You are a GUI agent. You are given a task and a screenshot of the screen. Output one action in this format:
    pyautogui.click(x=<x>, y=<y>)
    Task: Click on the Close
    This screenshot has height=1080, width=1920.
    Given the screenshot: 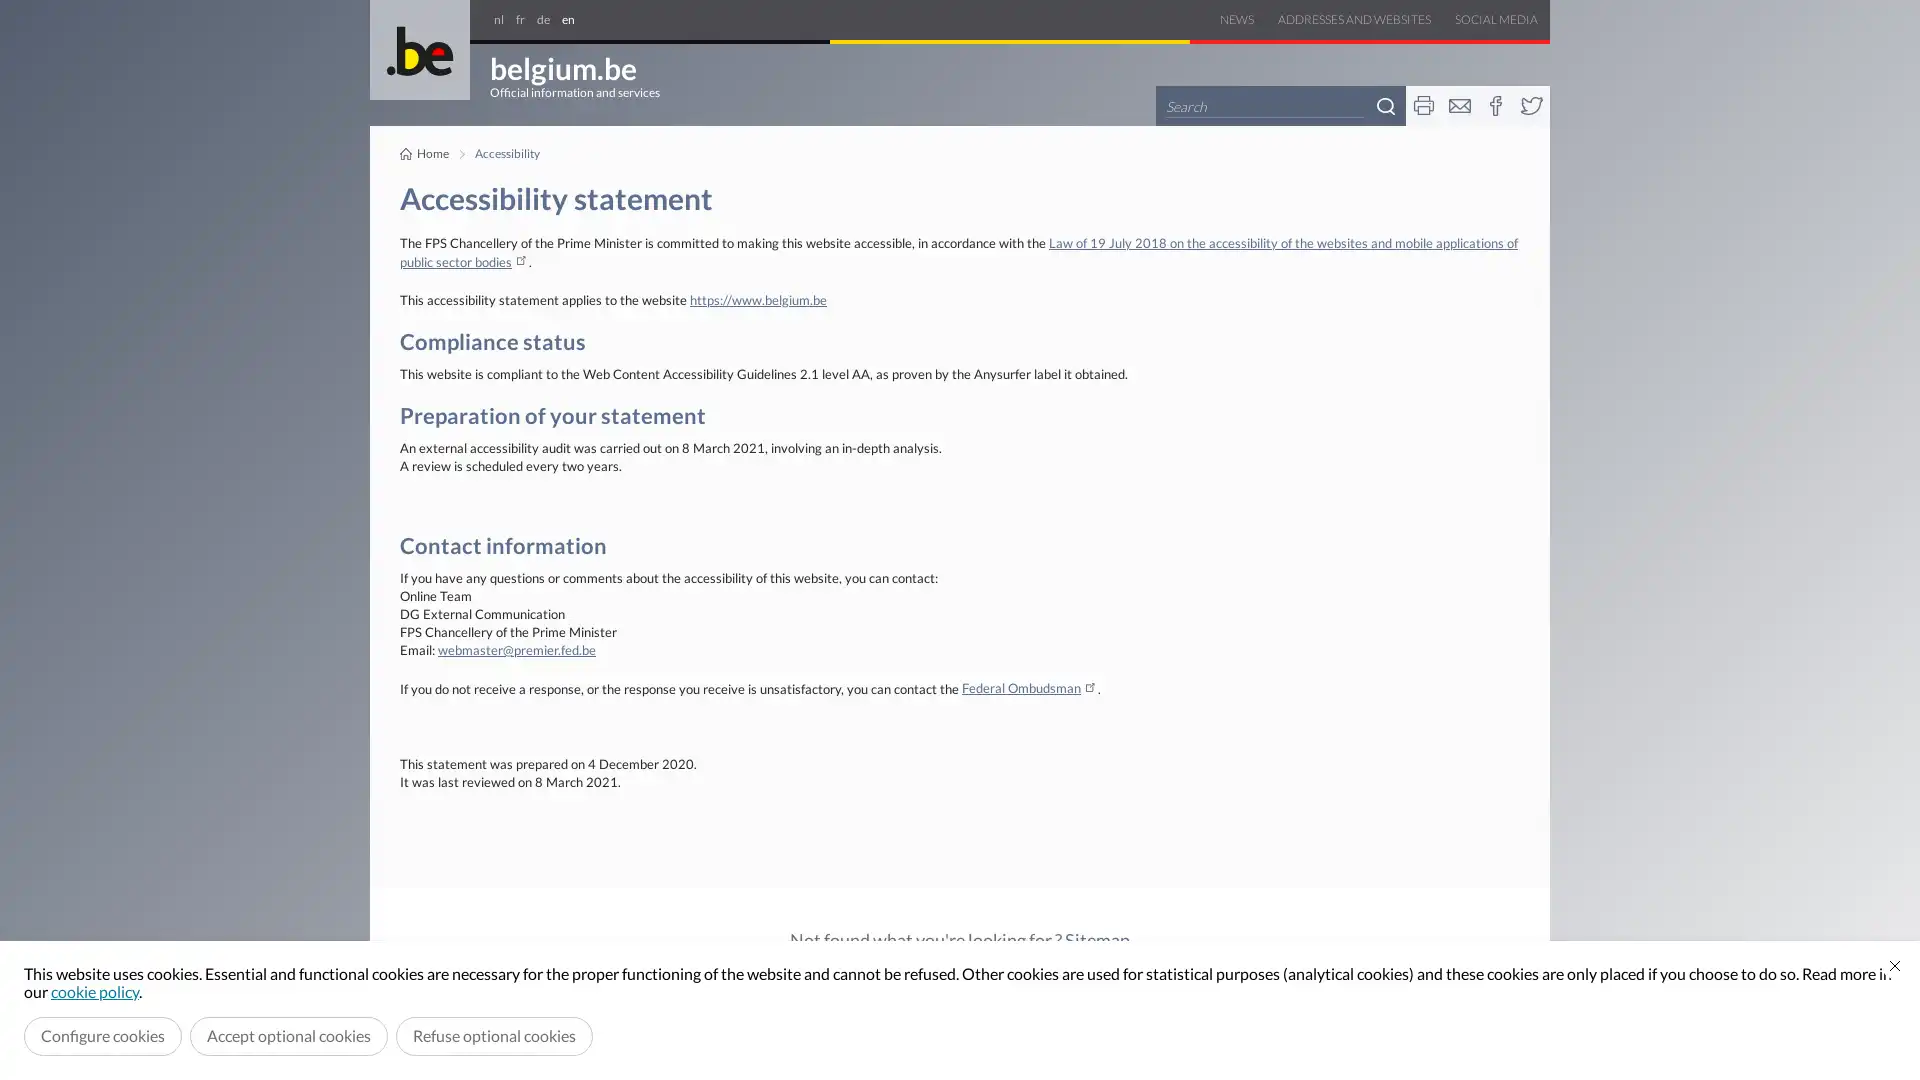 What is the action you would take?
    pyautogui.click(x=1894, y=964)
    